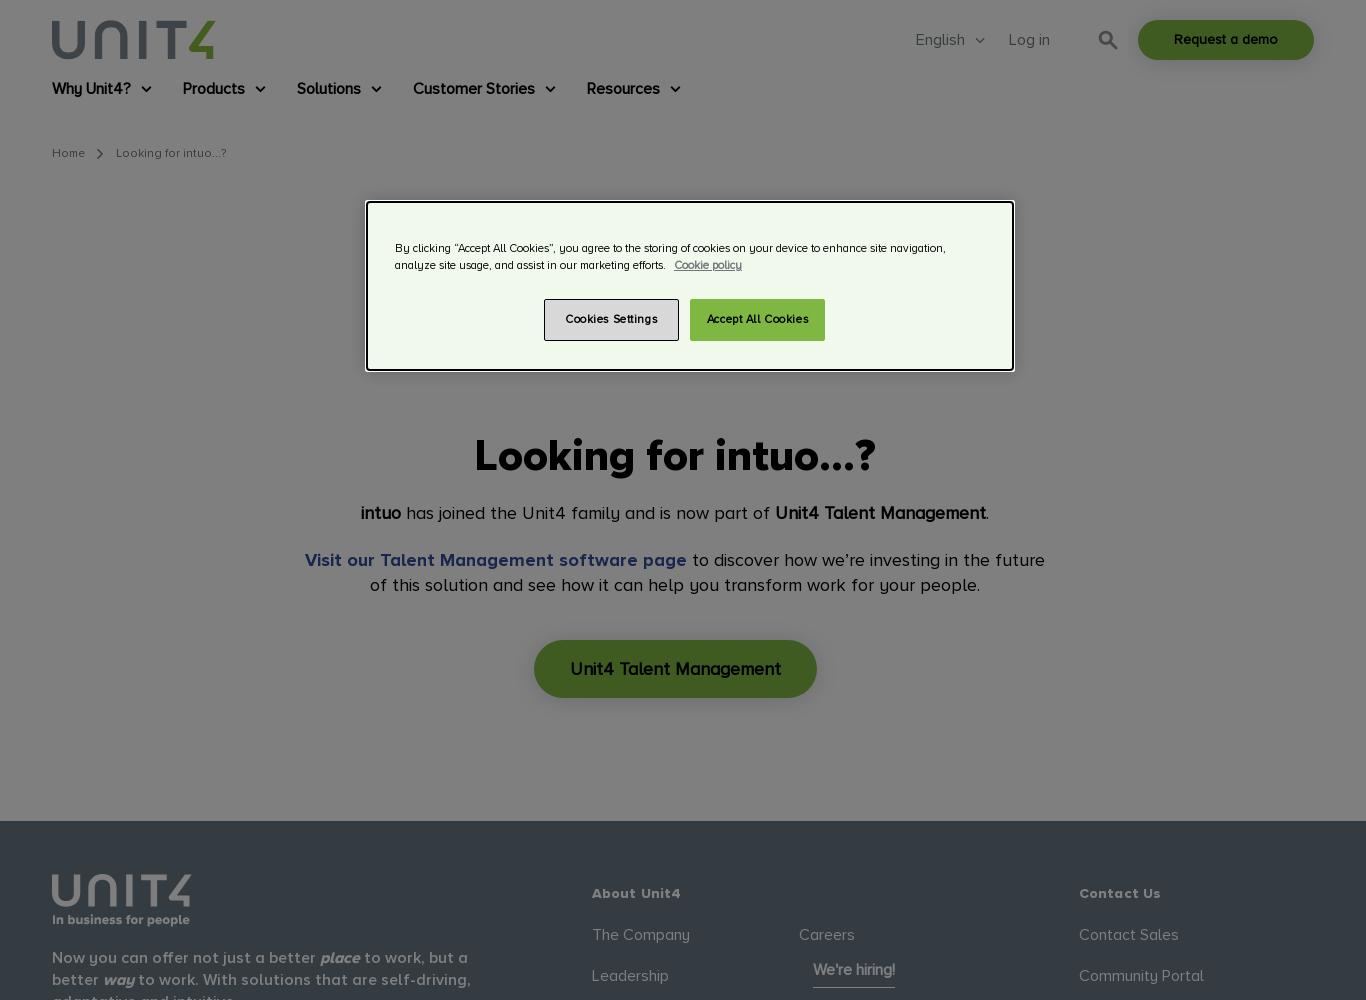  Describe the element at coordinates (339, 956) in the screenshot. I see `'place'` at that location.